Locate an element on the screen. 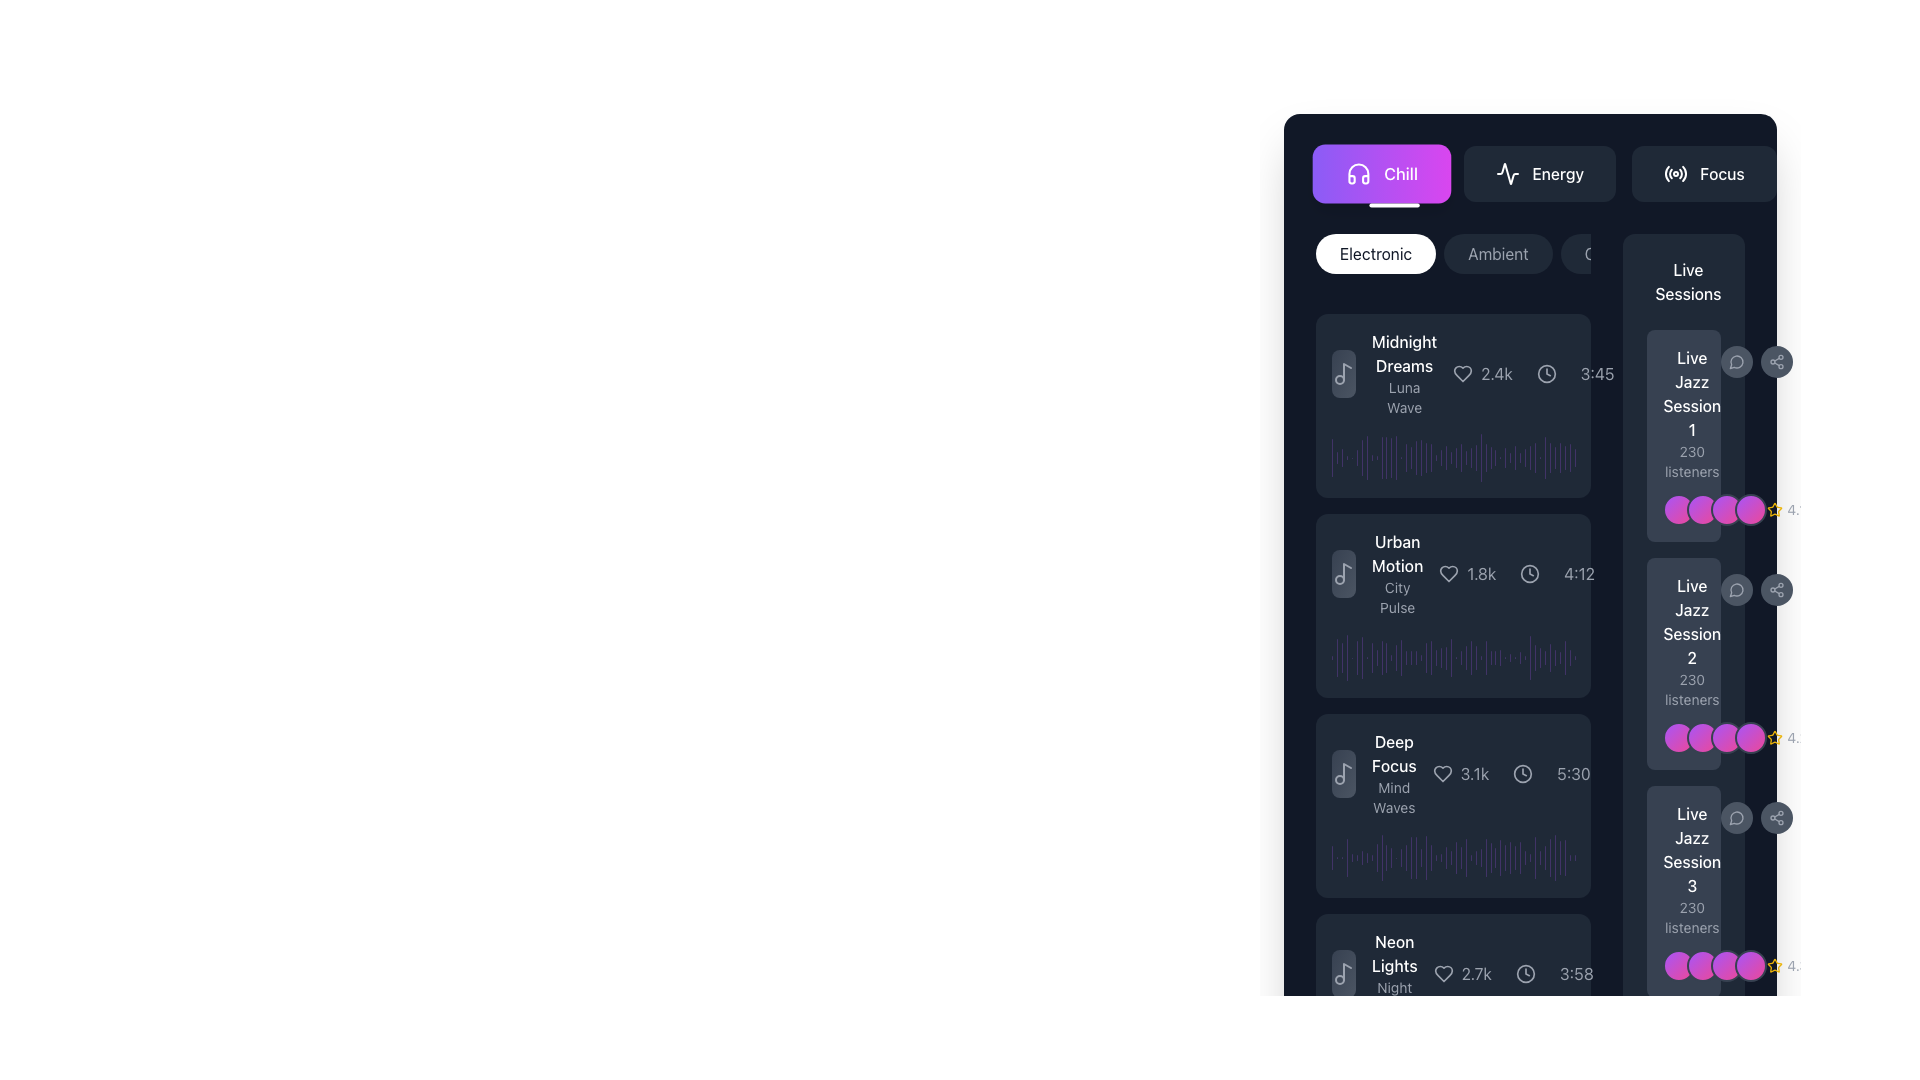 This screenshot has height=1080, width=1920. the second circular button located at the bottom right of the card for 'Live Jazz Session 3' to share the associated live session is located at coordinates (1776, 817).